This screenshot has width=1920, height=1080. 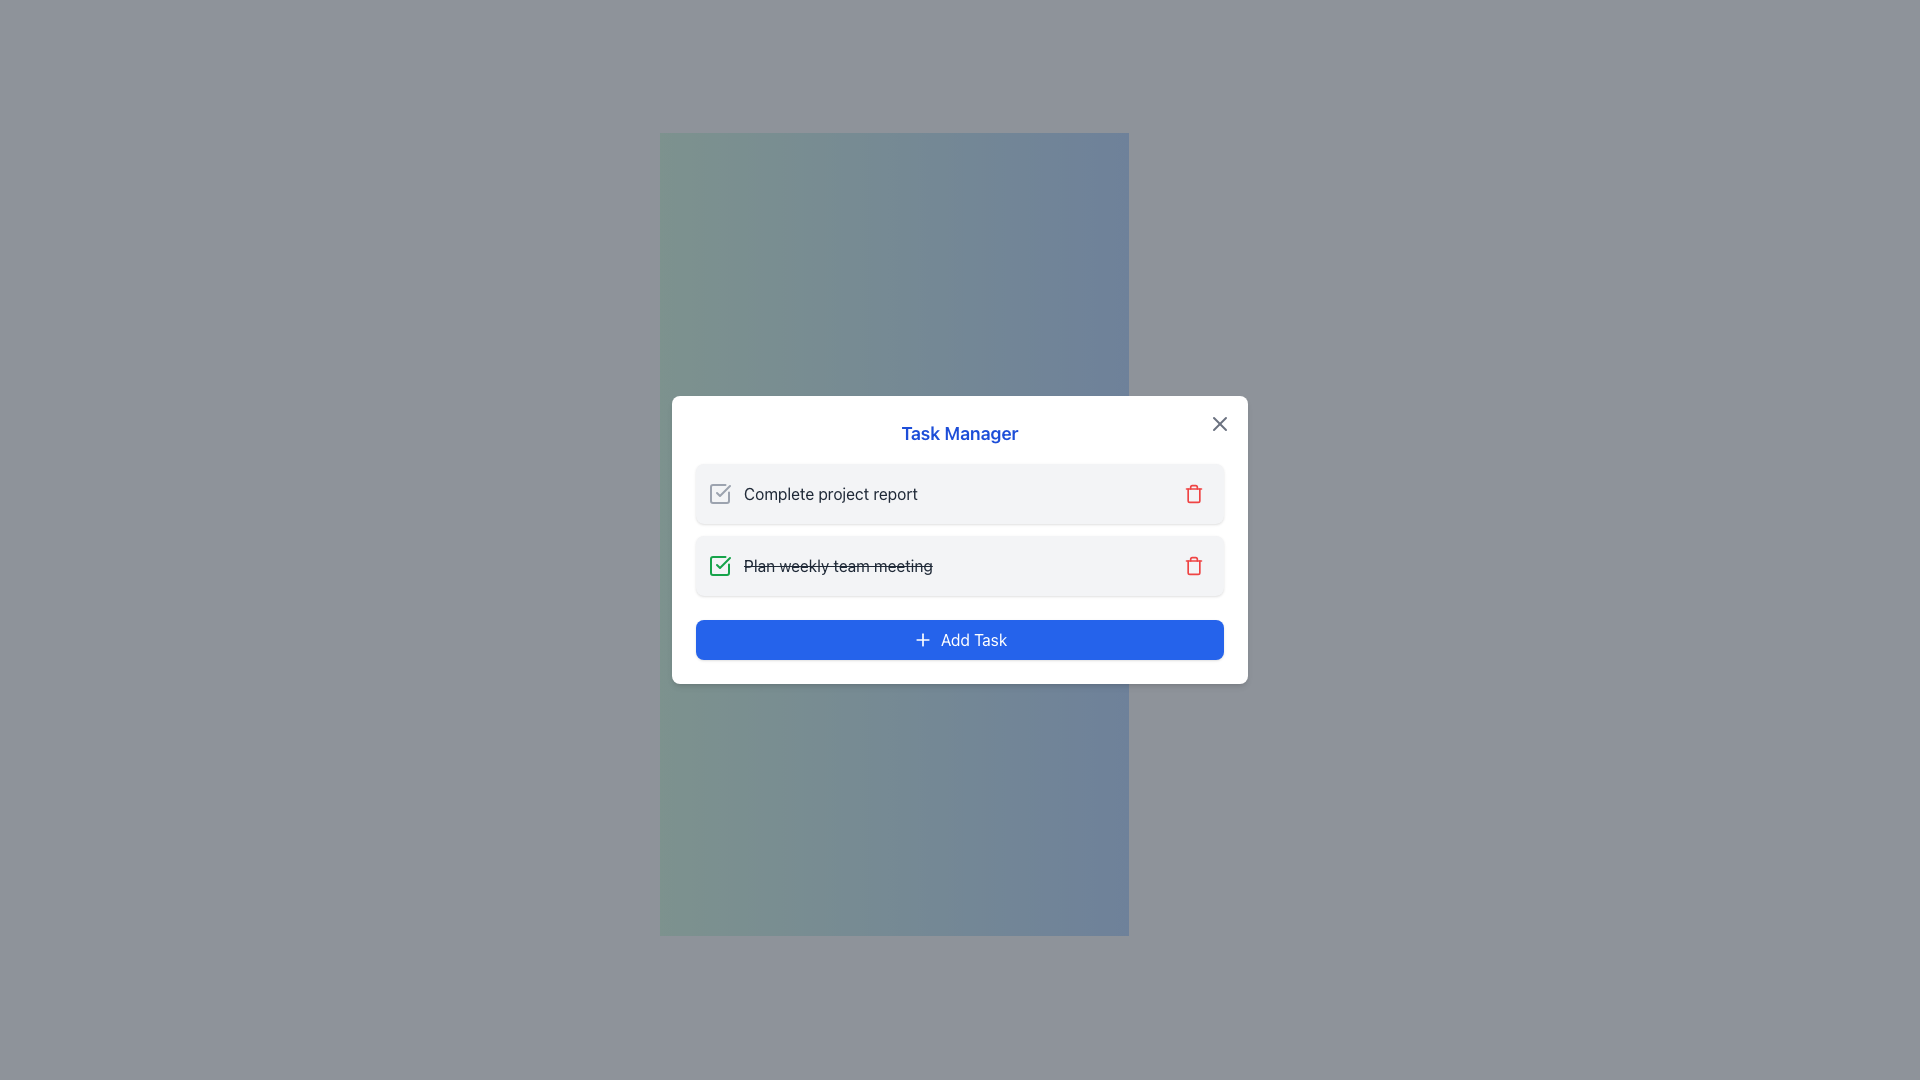 I want to click on the completed task label in the task manager application, which is the second task in the list and has a strike-through effect indicating completion, so click(x=820, y=566).